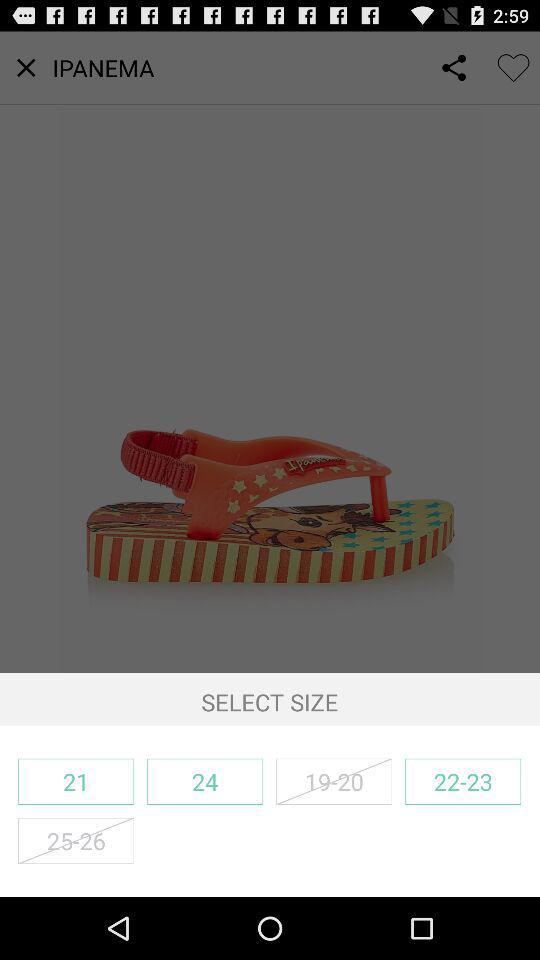 This screenshot has width=540, height=960. What do you see at coordinates (270, 352) in the screenshot?
I see `icon above select size` at bounding box center [270, 352].